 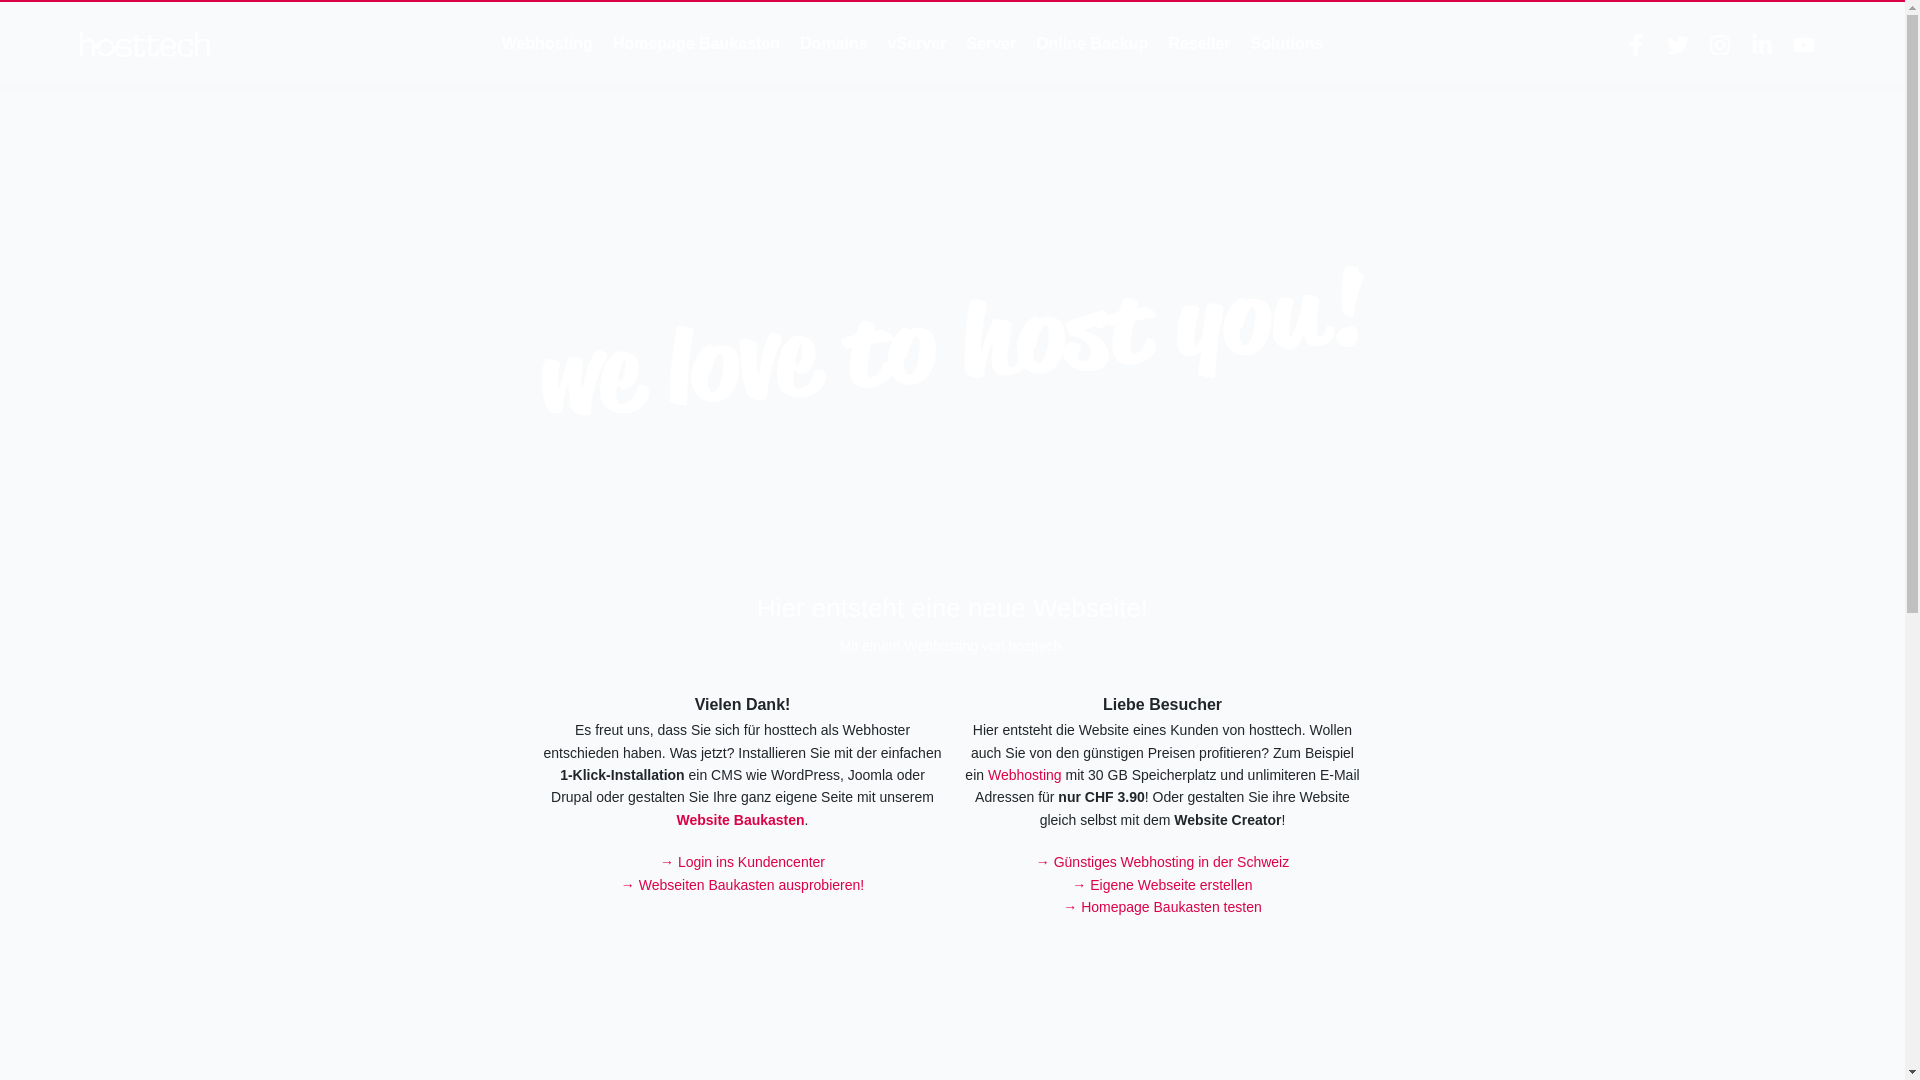 I want to click on 'Webhosting', so click(x=1025, y=774).